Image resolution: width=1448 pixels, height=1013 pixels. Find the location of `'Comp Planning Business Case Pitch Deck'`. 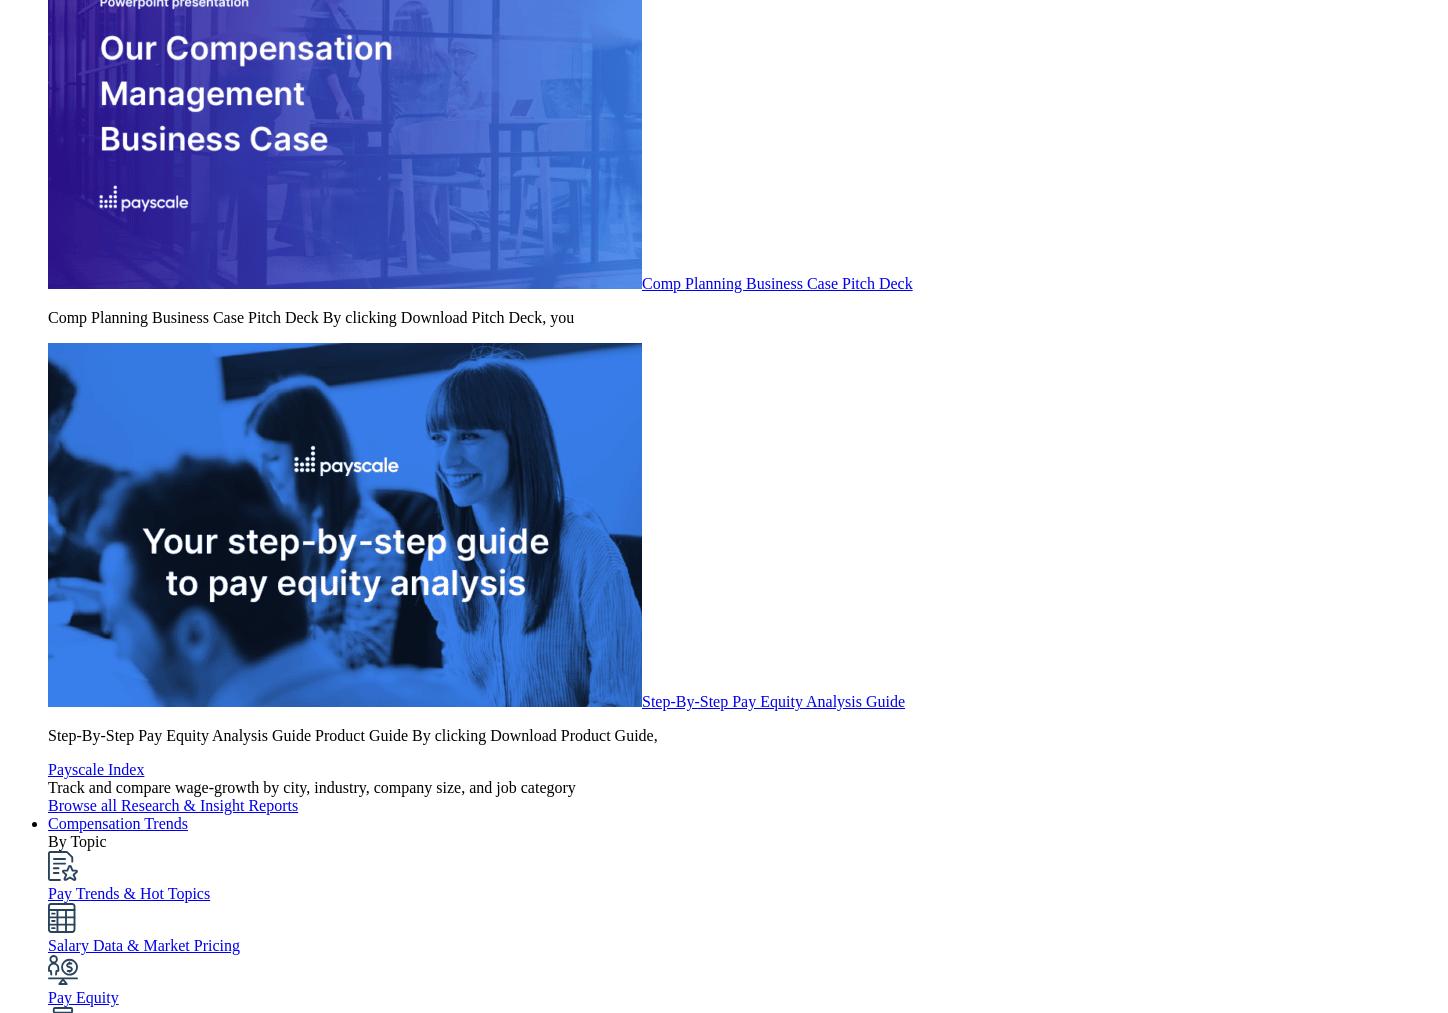

'Comp Planning Business Case Pitch Deck' is located at coordinates (776, 282).